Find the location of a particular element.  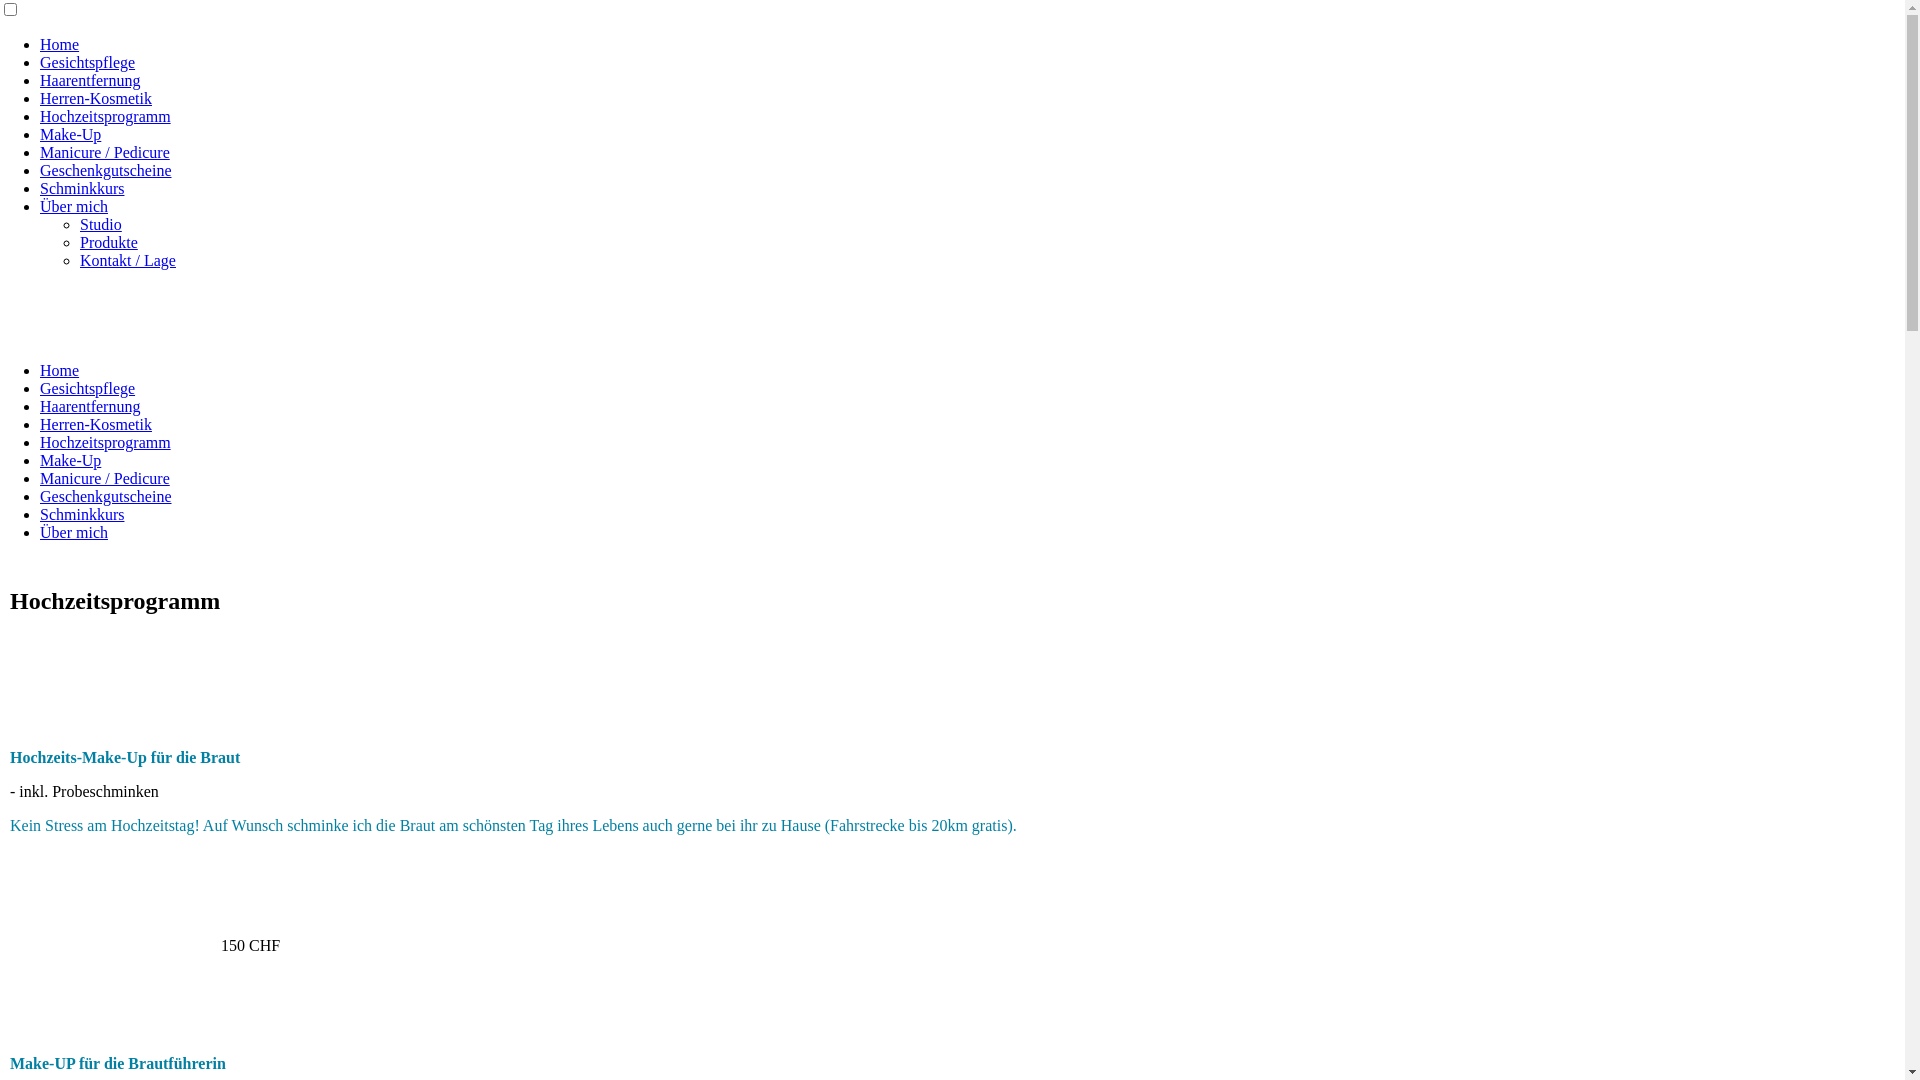

'Schminkkurs' is located at coordinates (80, 513).